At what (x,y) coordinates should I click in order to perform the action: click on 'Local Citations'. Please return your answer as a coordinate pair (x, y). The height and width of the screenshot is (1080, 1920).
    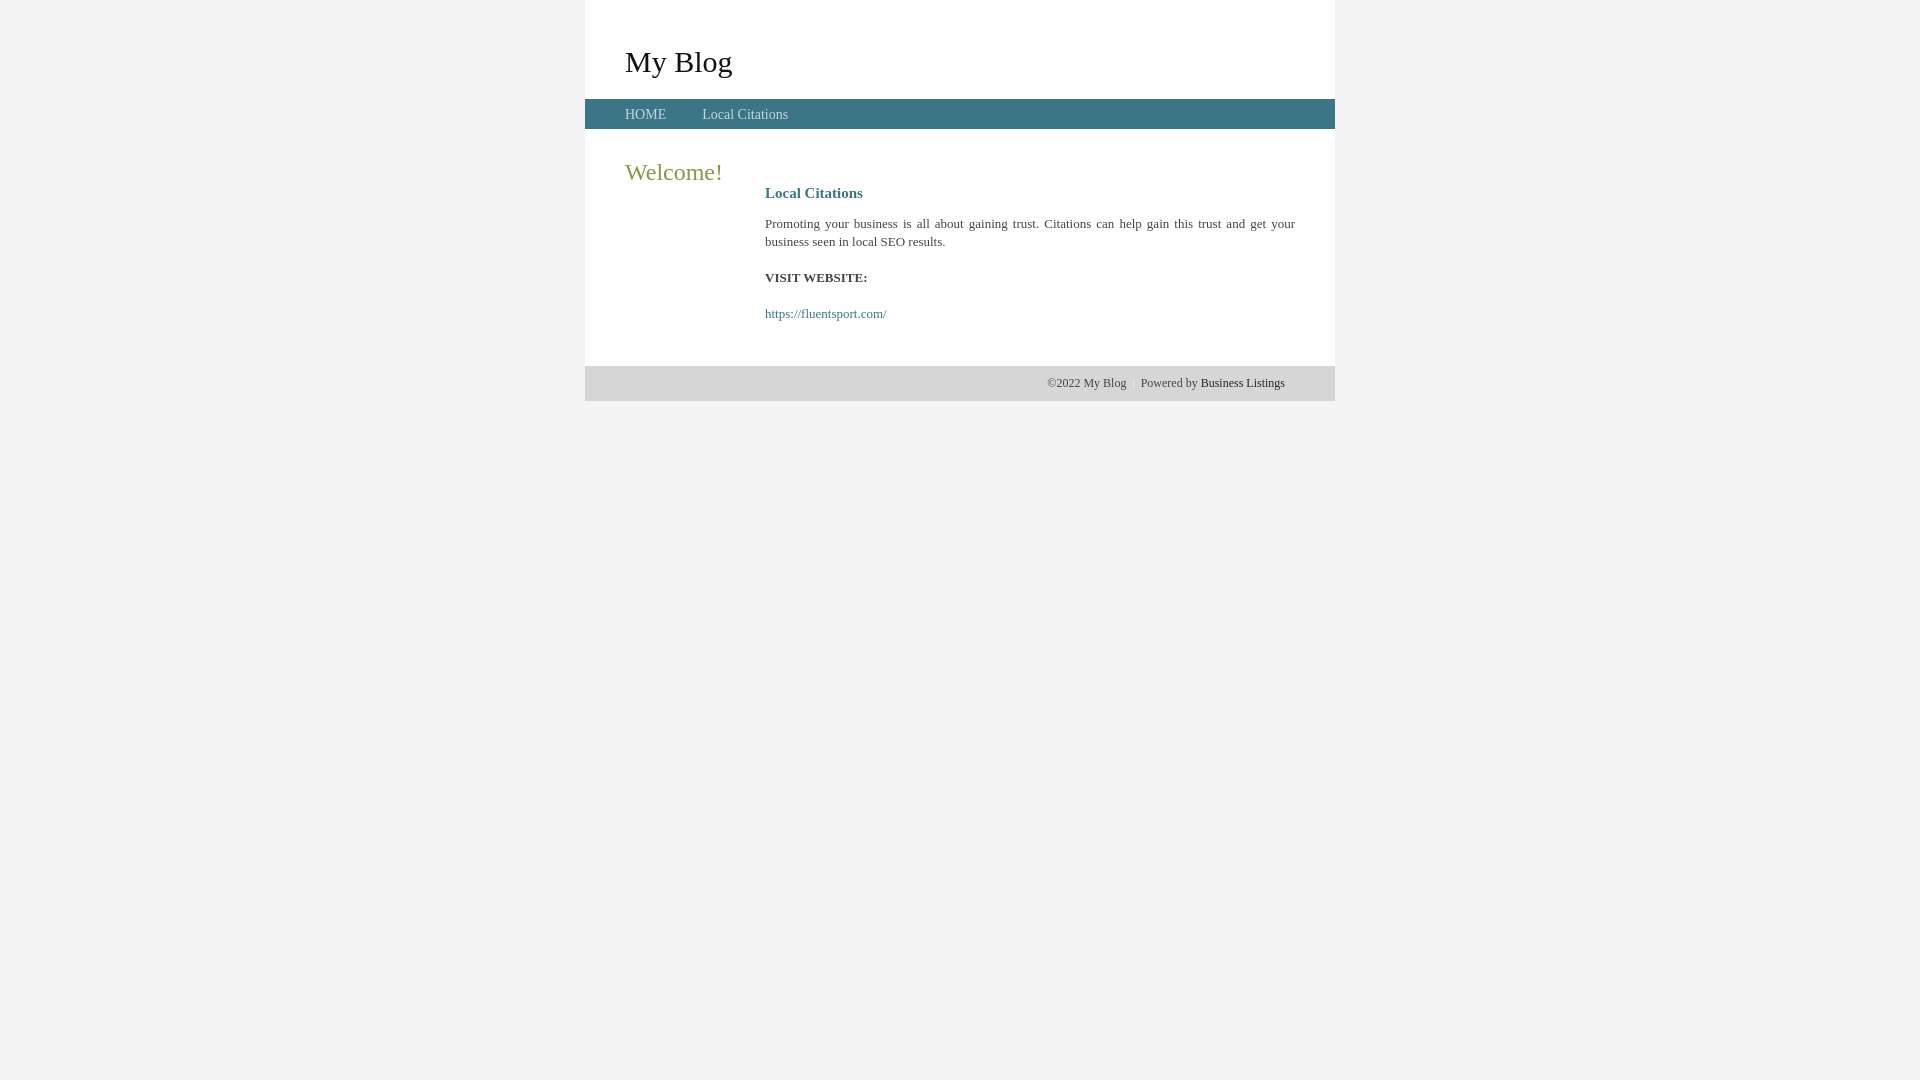
    Looking at the image, I should click on (743, 114).